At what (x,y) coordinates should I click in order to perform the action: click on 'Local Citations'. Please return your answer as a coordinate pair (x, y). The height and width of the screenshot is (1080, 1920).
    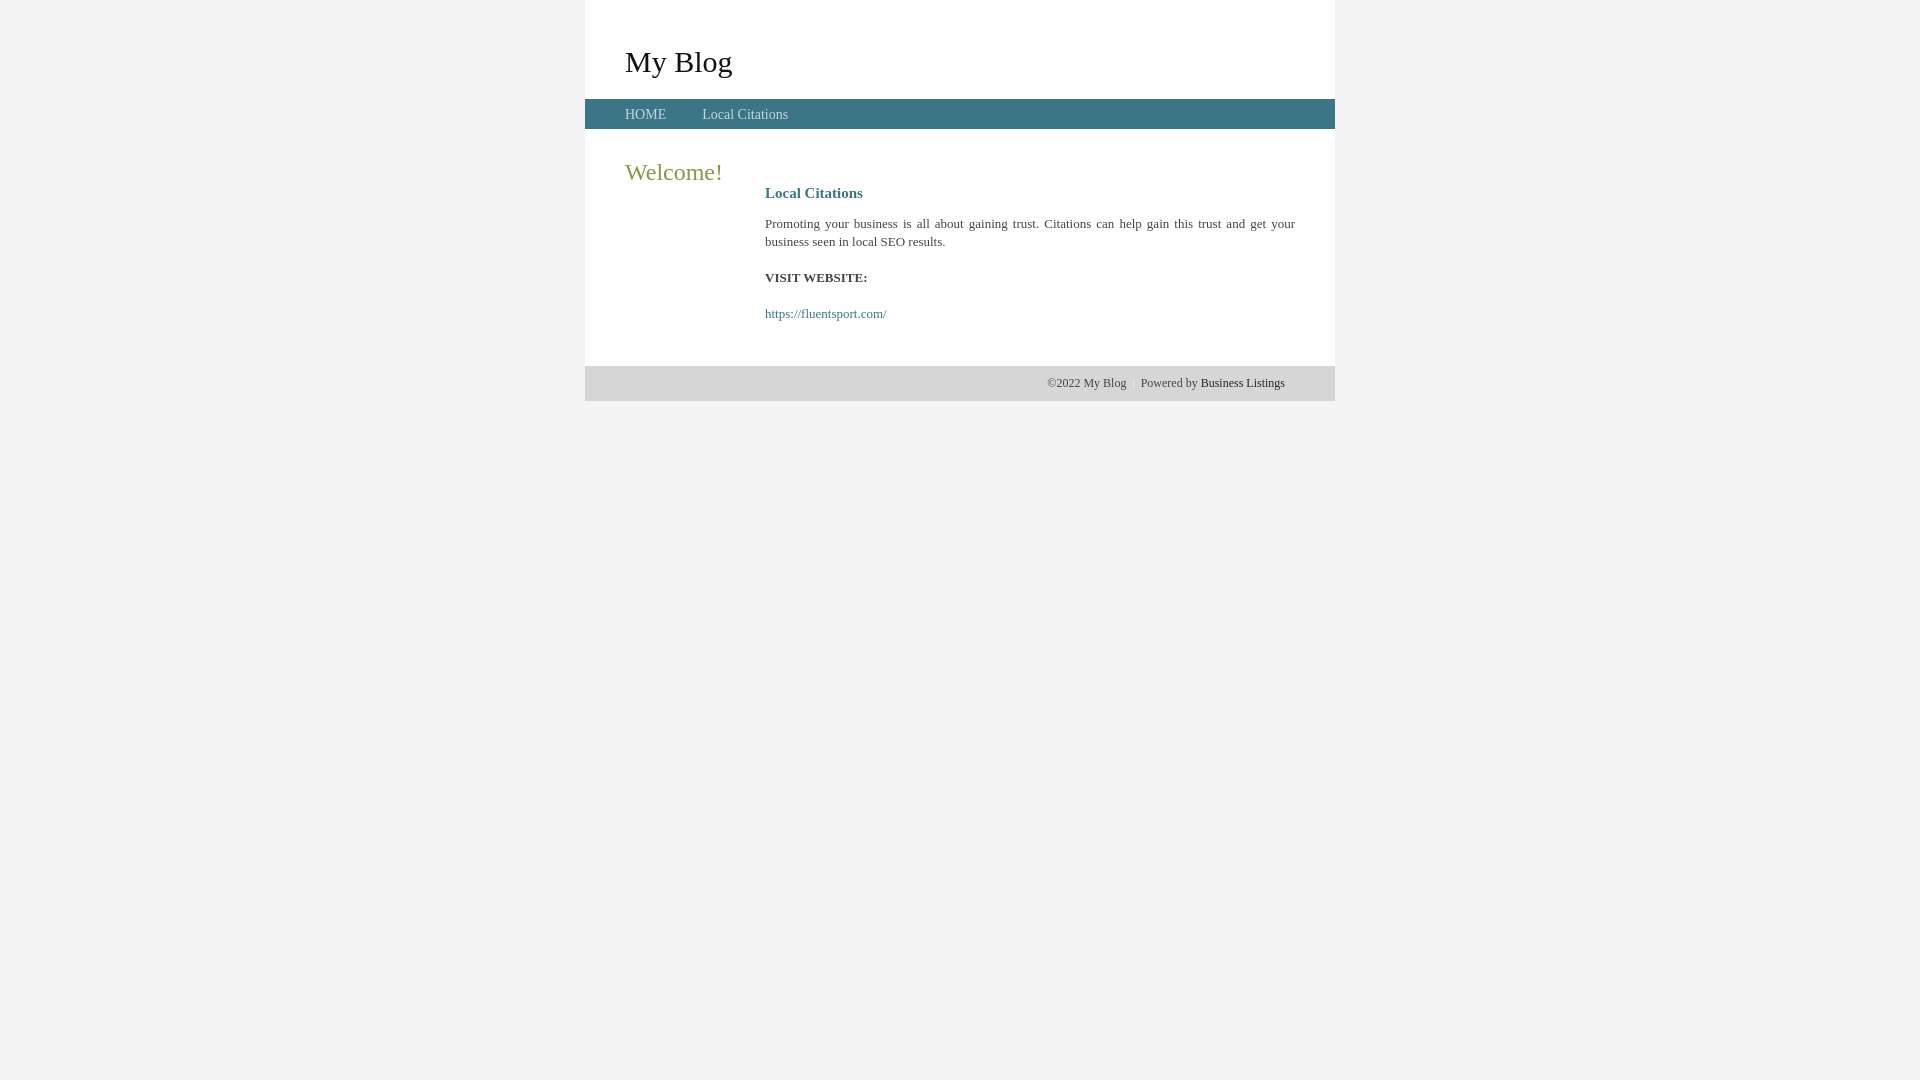
    Looking at the image, I should click on (743, 114).